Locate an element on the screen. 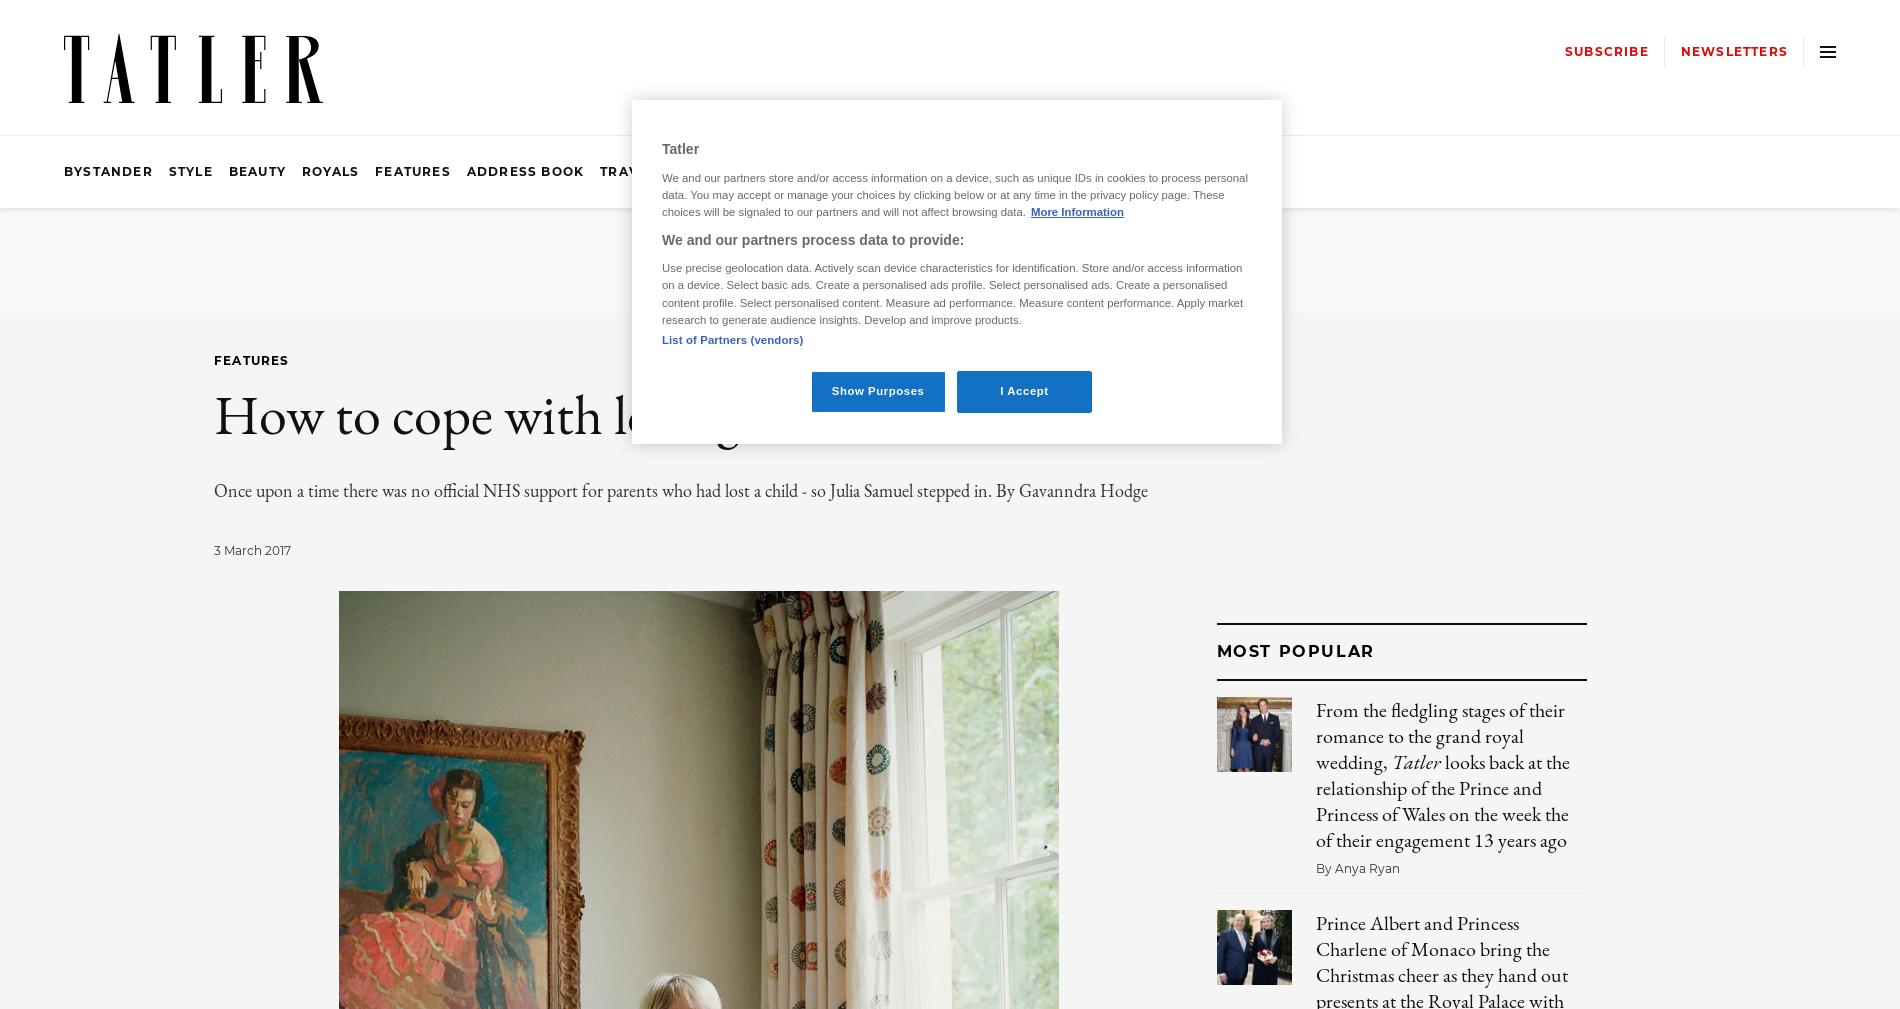  'Address Book' is located at coordinates (524, 170).